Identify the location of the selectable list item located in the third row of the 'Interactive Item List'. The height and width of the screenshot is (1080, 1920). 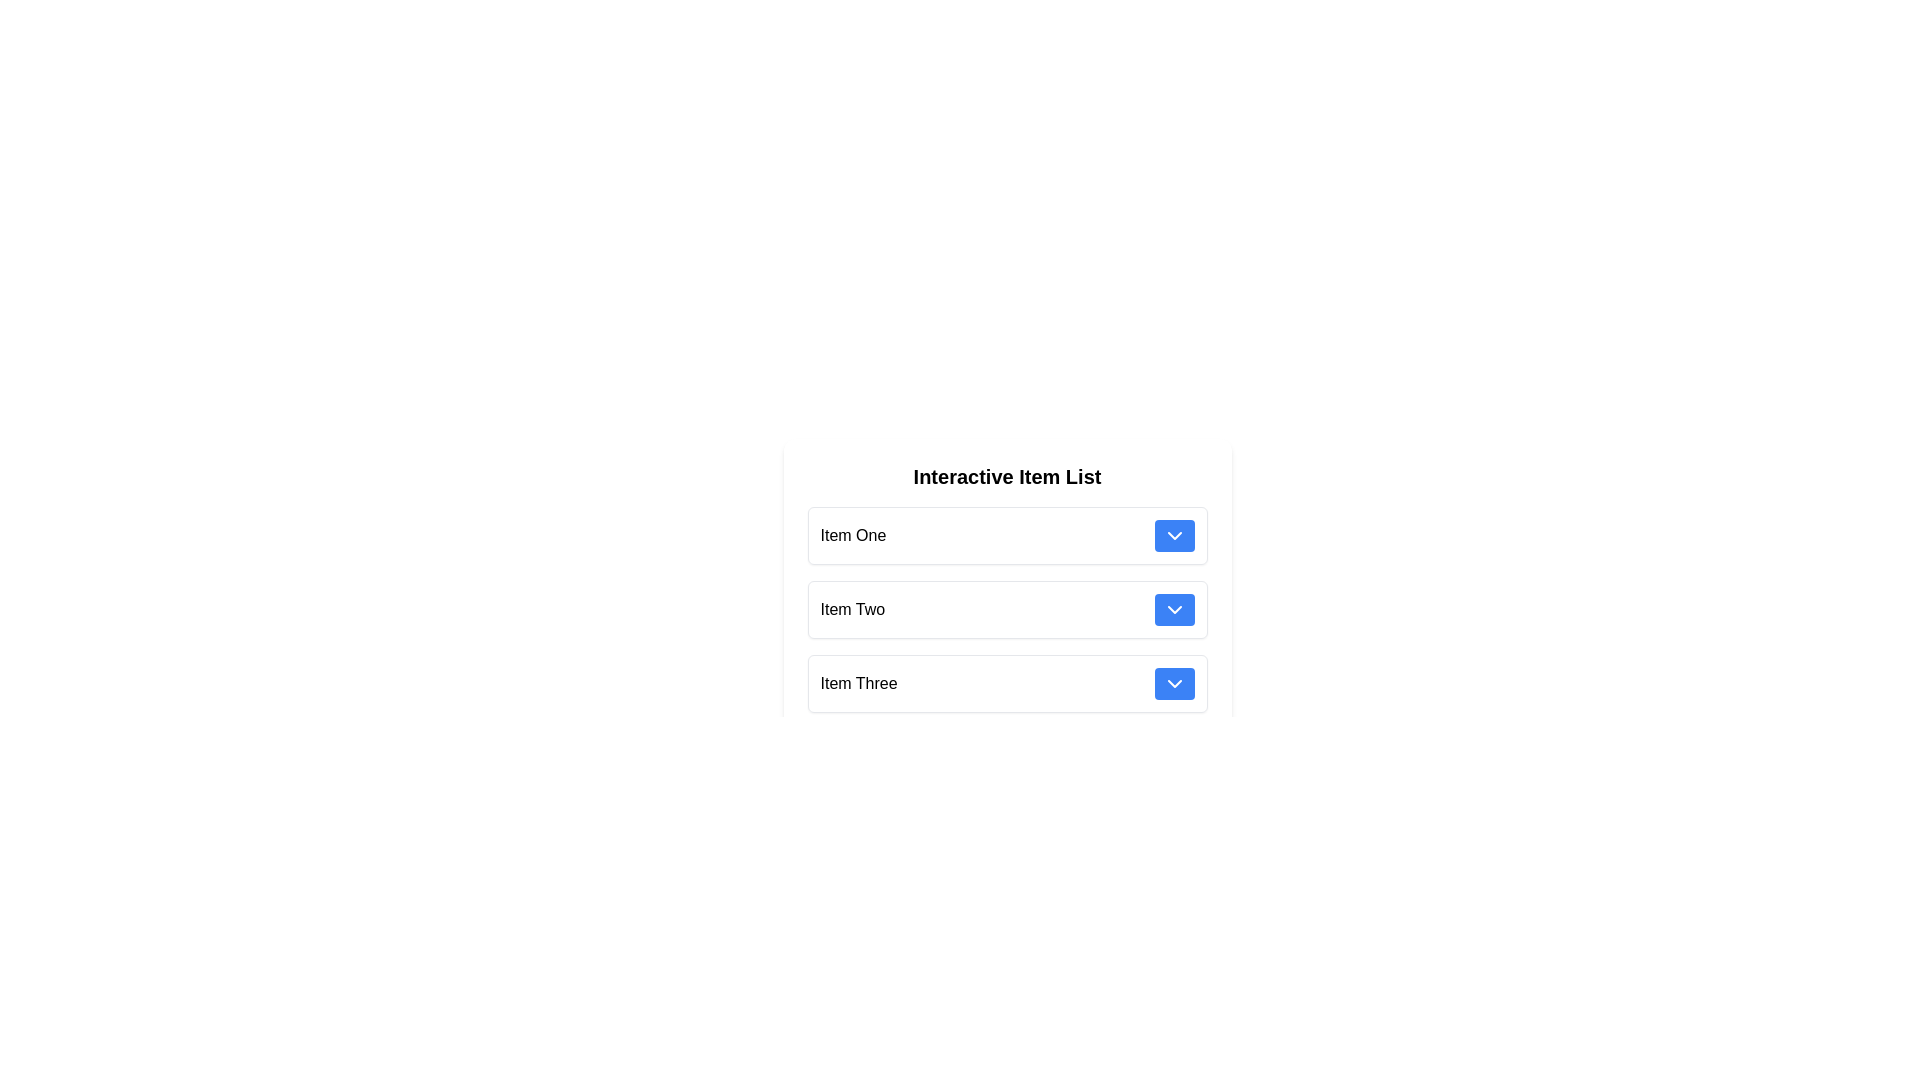
(1007, 682).